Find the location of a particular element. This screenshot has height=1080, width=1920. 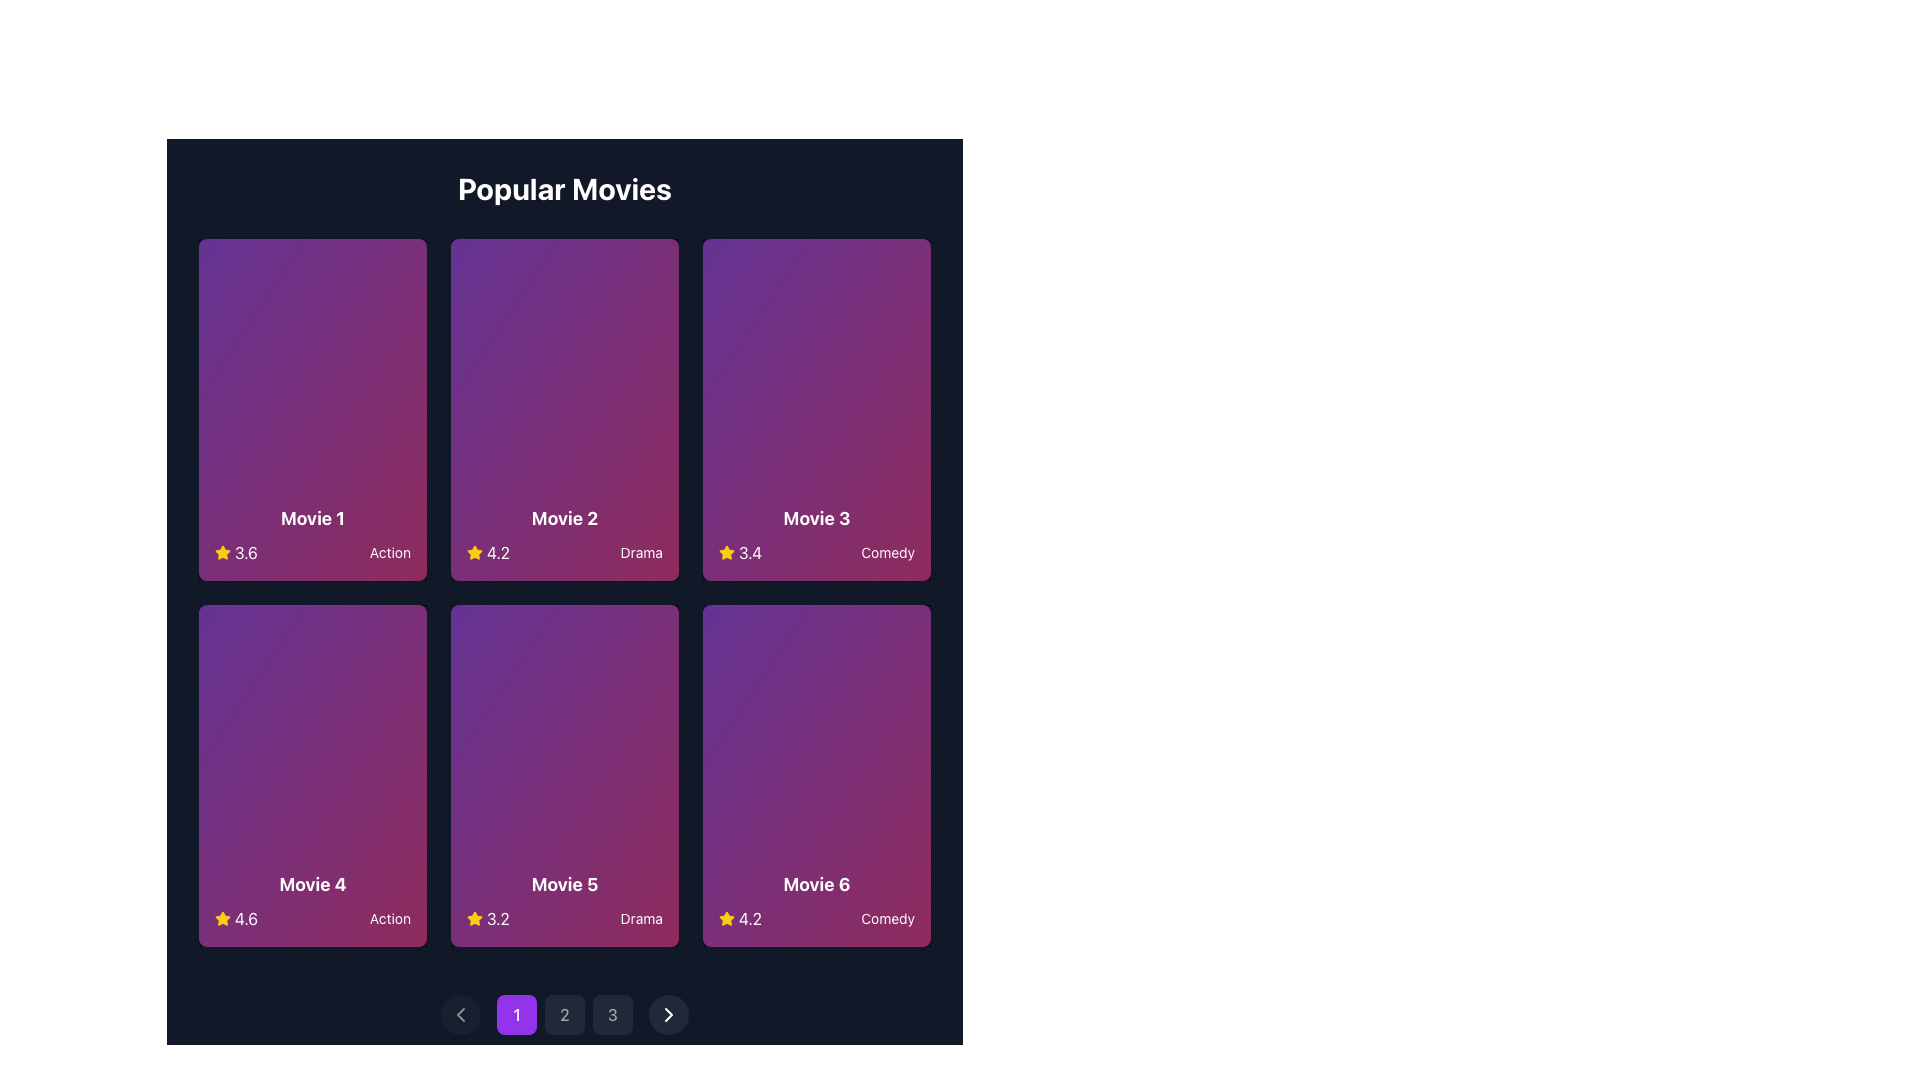

the third movie card in the top-right section of the grid layout, which displays movie details such as title, rating, and genre is located at coordinates (816, 408).